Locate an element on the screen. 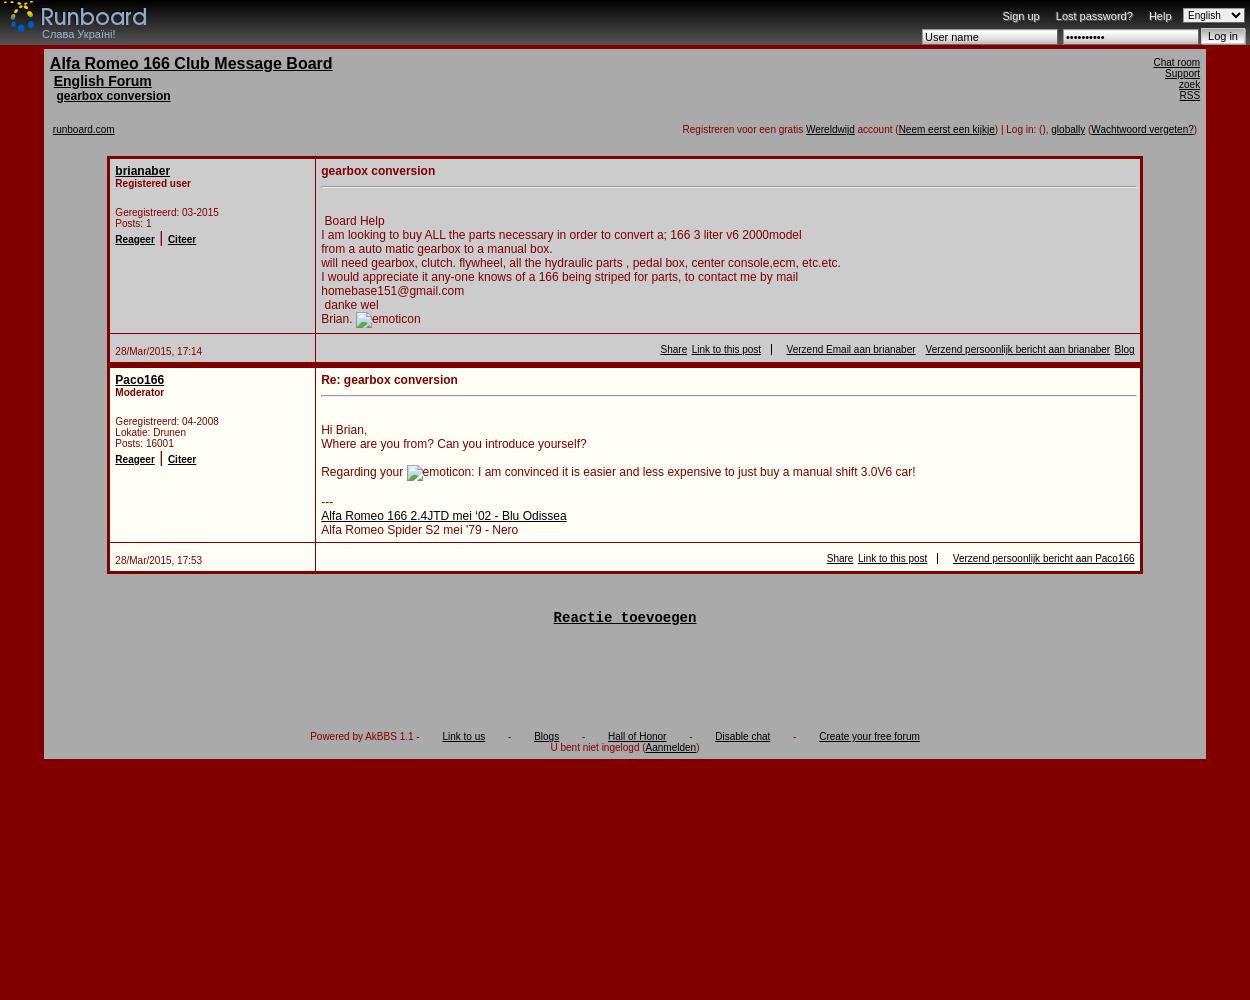 Image resolution: width=1250 pixels, height=1000 pixels. 'Registered user' is located at coordinates (152, 183).